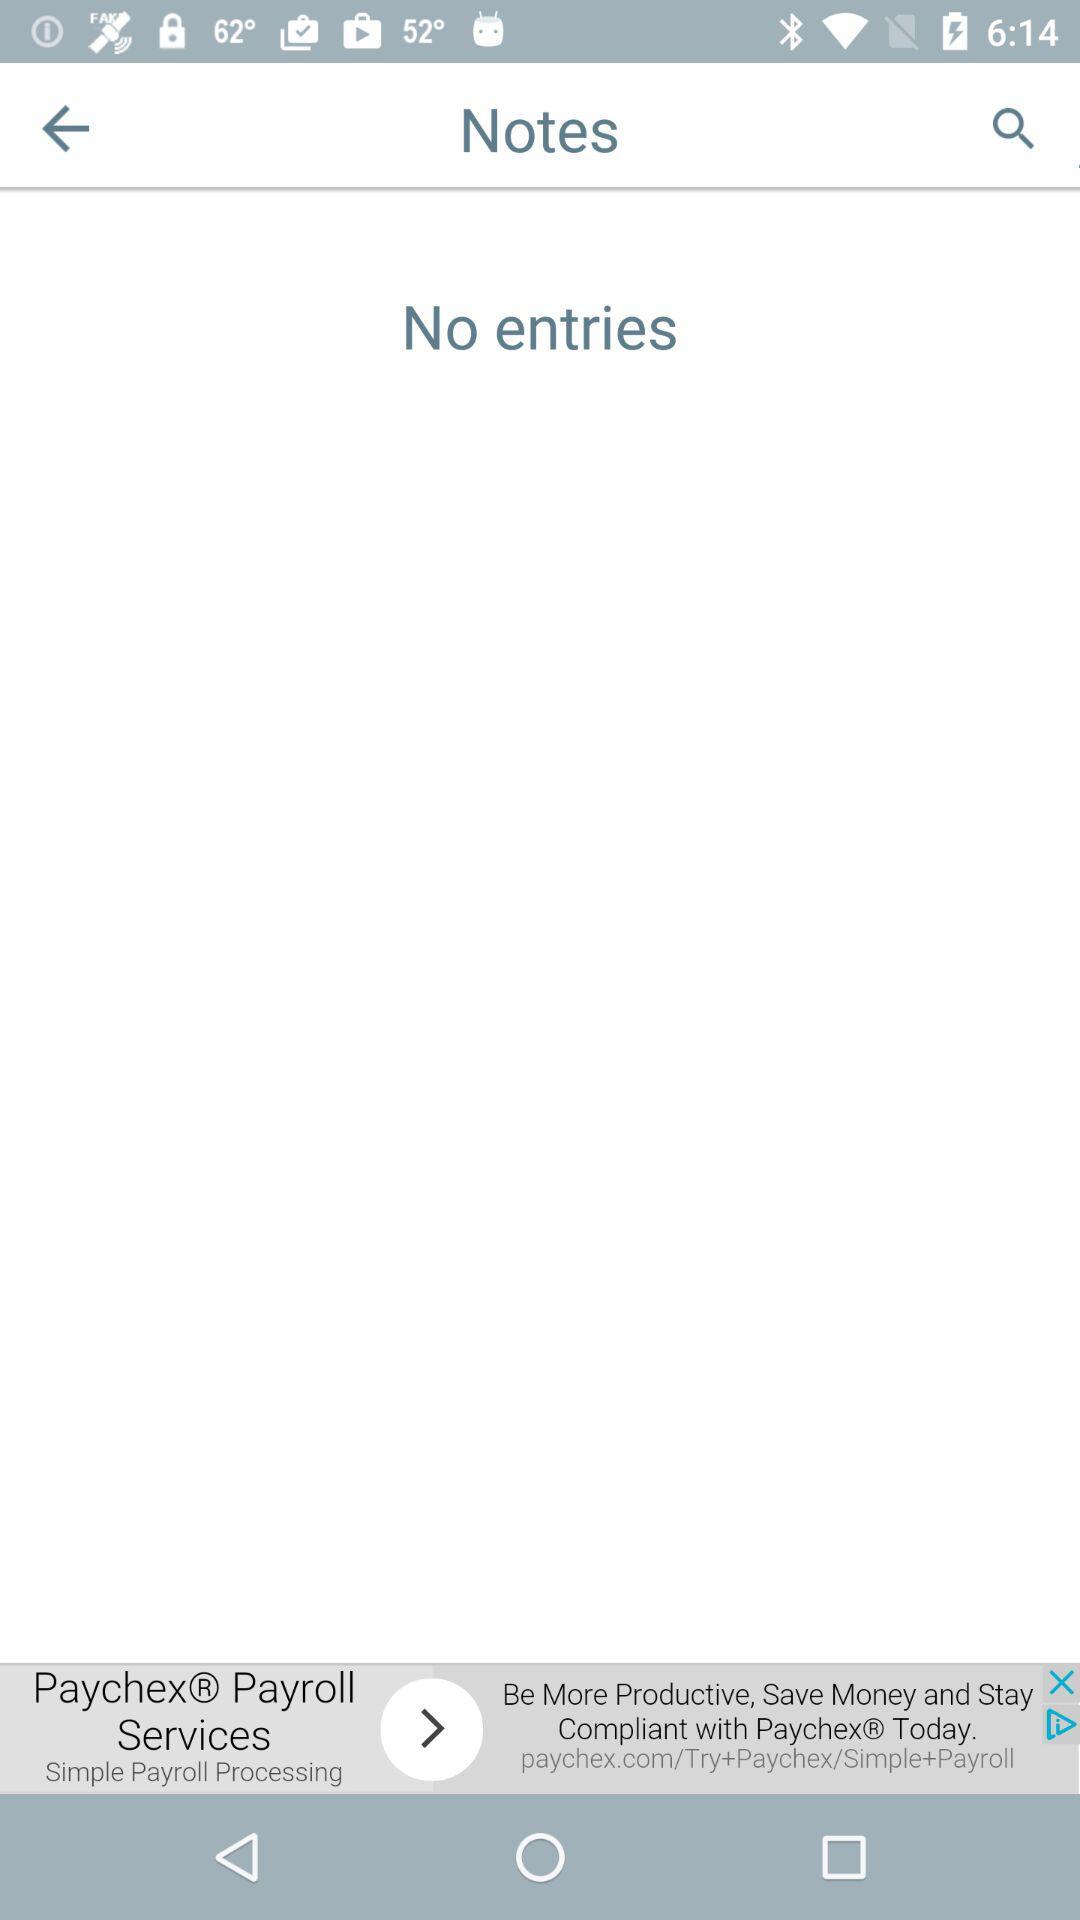 This screenshot has width=1080, height=1920. I want to click on advertisement banner, so click(540, 1727).